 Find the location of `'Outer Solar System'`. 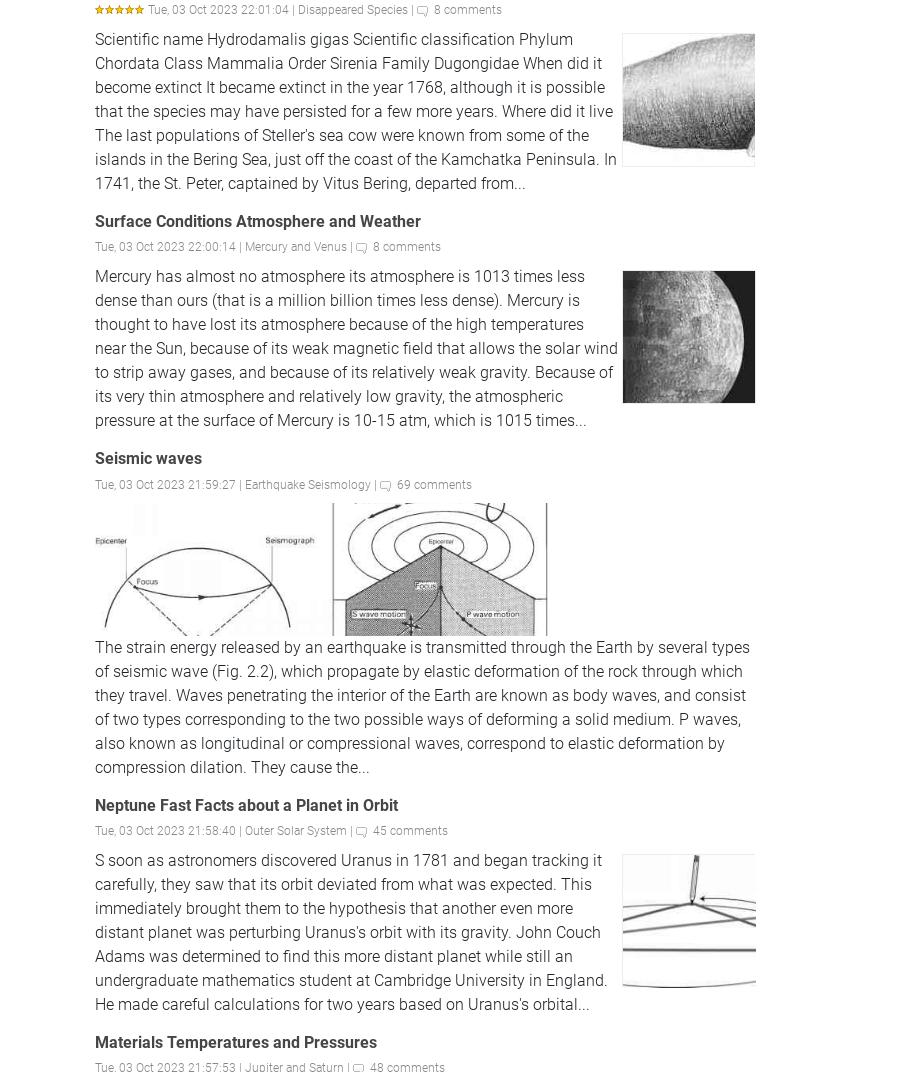

'Outer Solar System' is located at coordinates (295, 830).